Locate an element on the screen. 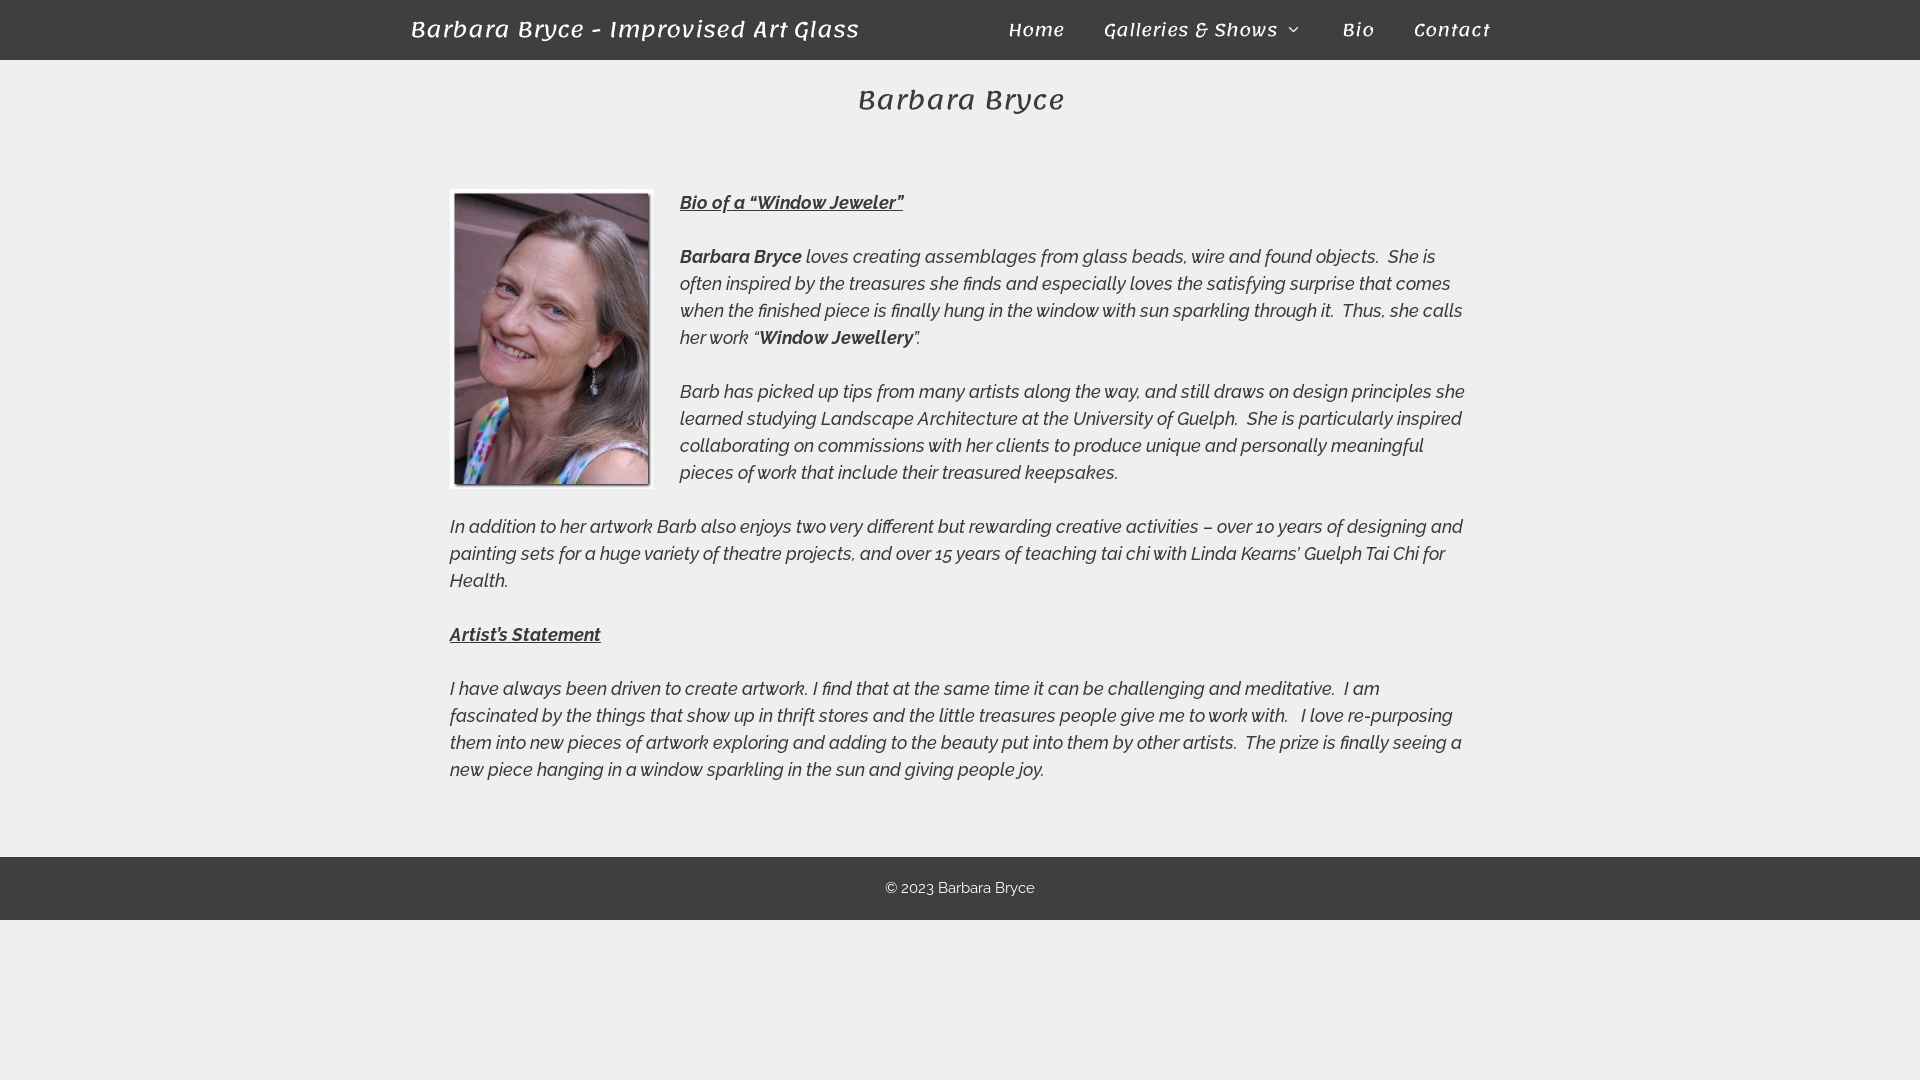 This screenshot has height=1080, width=1920. 'Galleries & Shows' is located at coordinates (1083, 30).